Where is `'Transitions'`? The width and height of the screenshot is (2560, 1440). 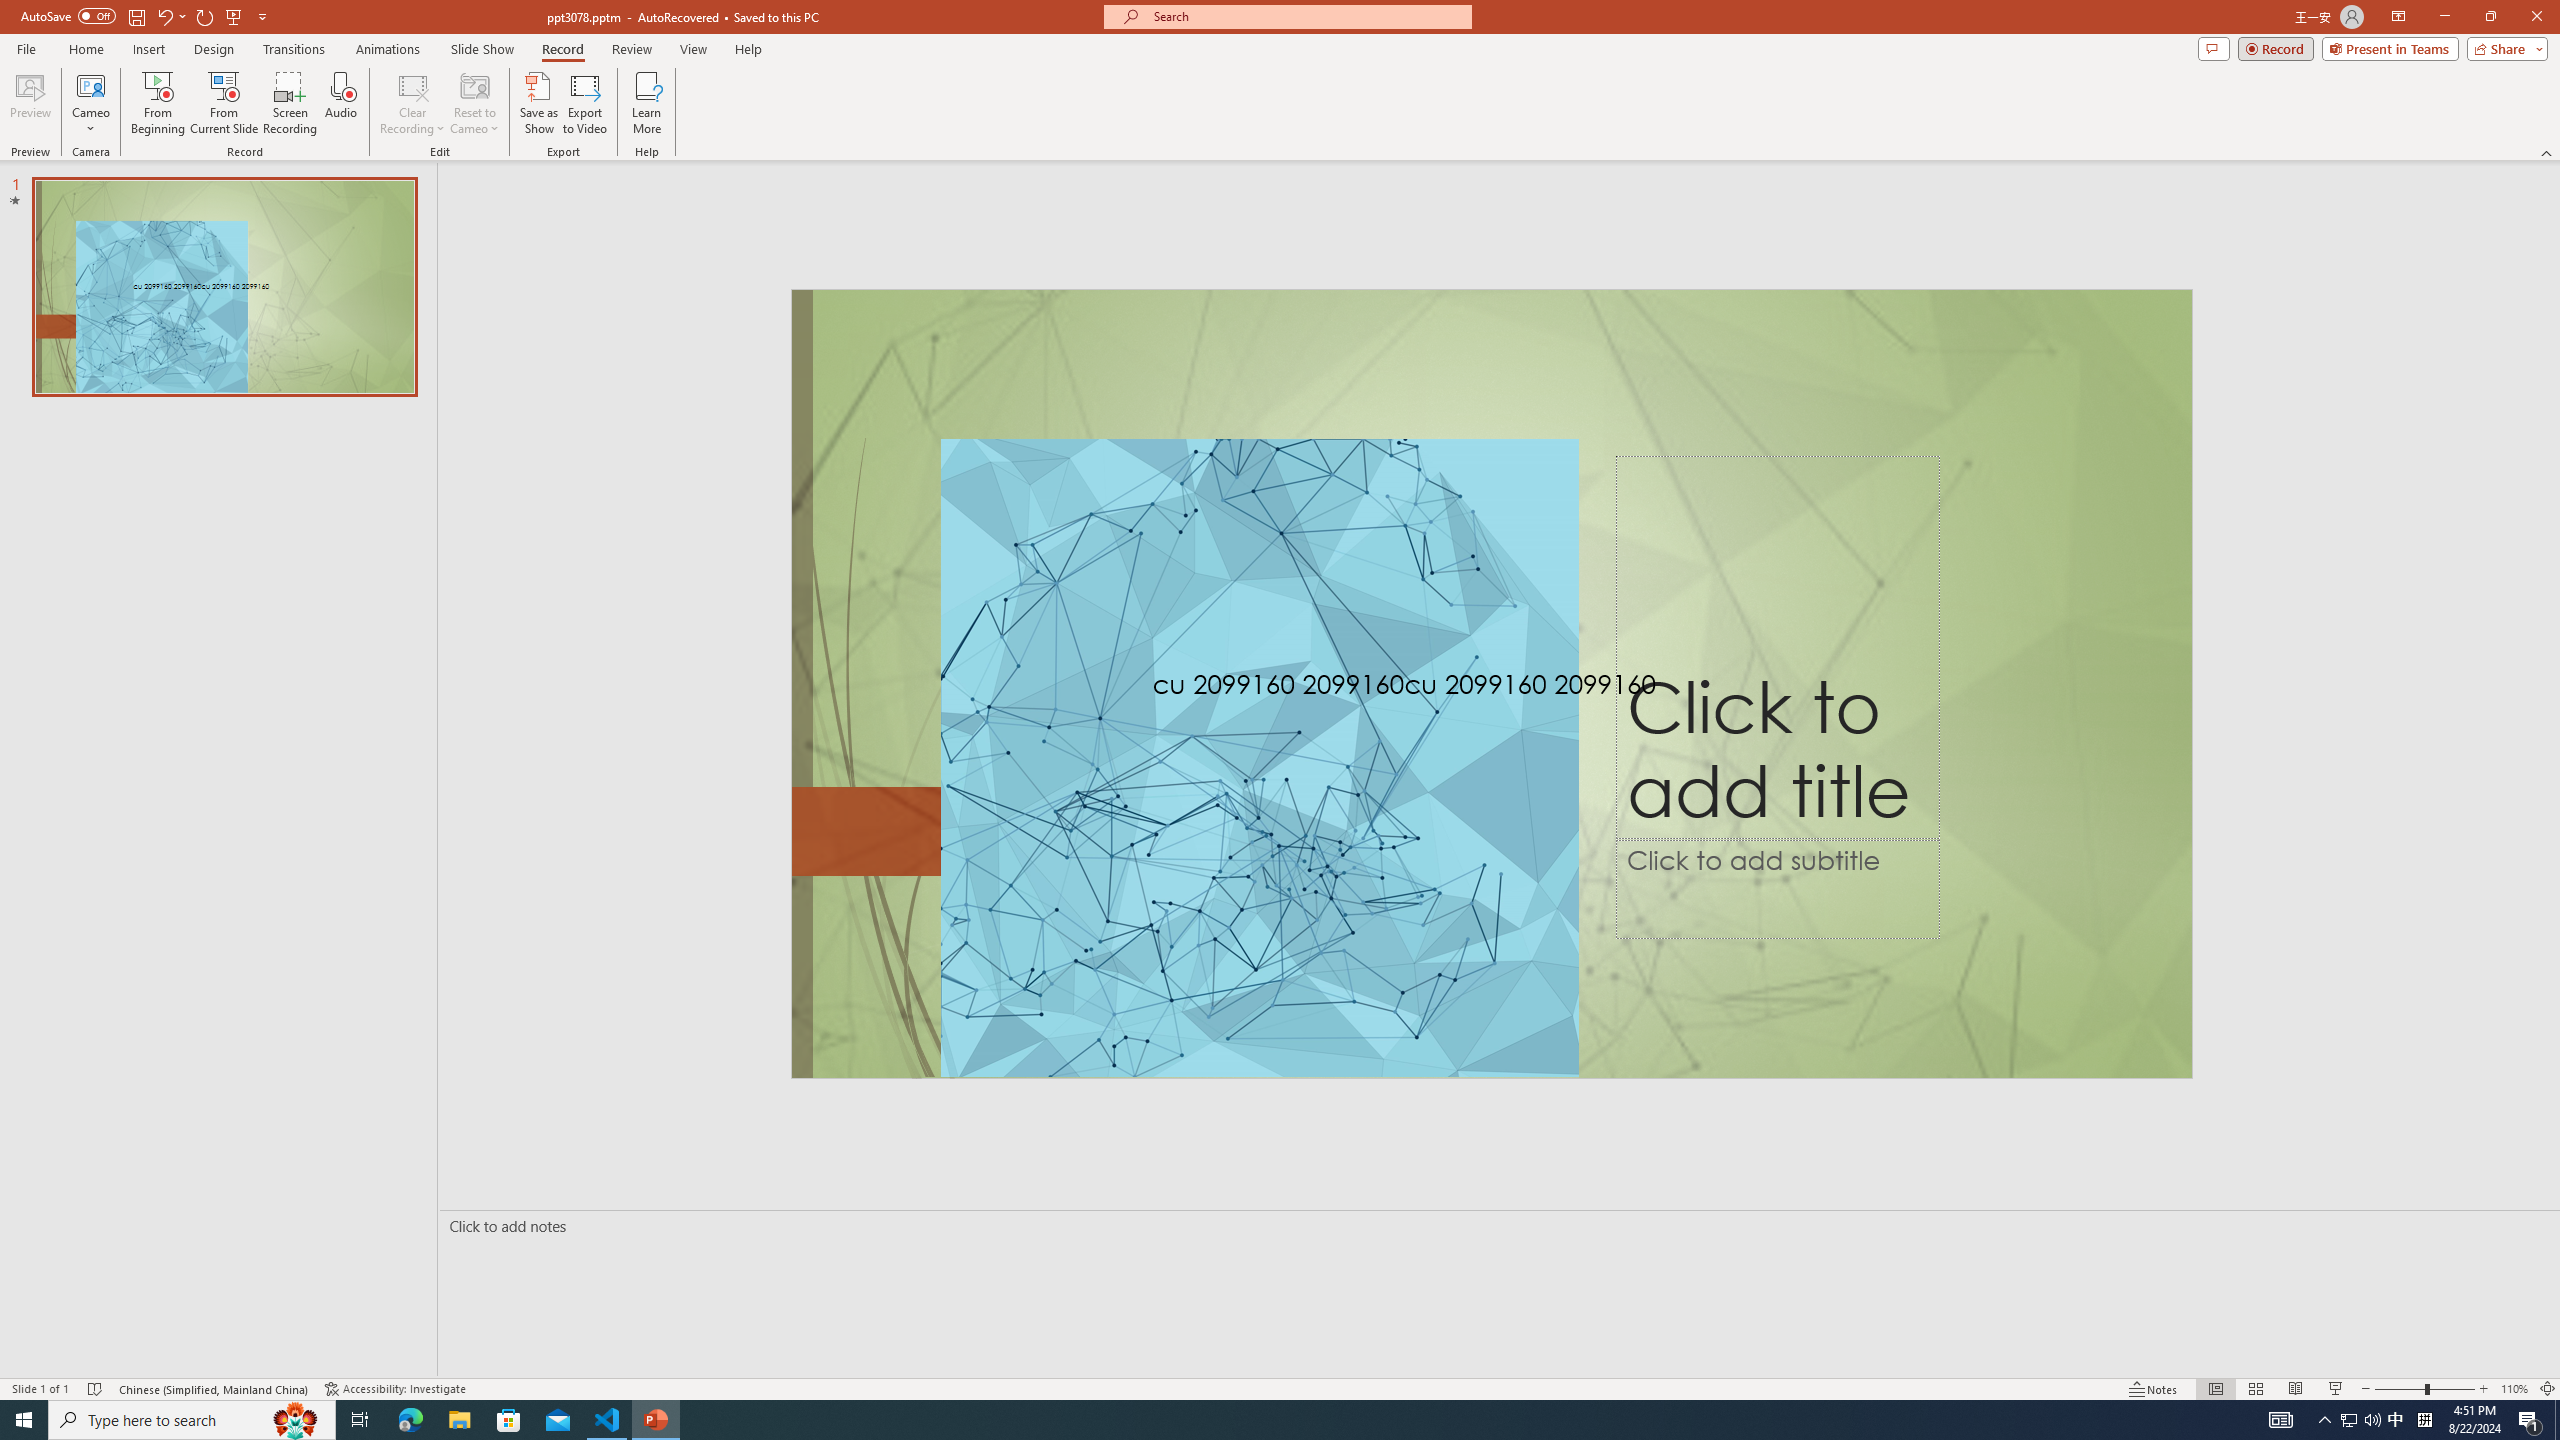 'Transitions' is located at coordinates (293, 49).